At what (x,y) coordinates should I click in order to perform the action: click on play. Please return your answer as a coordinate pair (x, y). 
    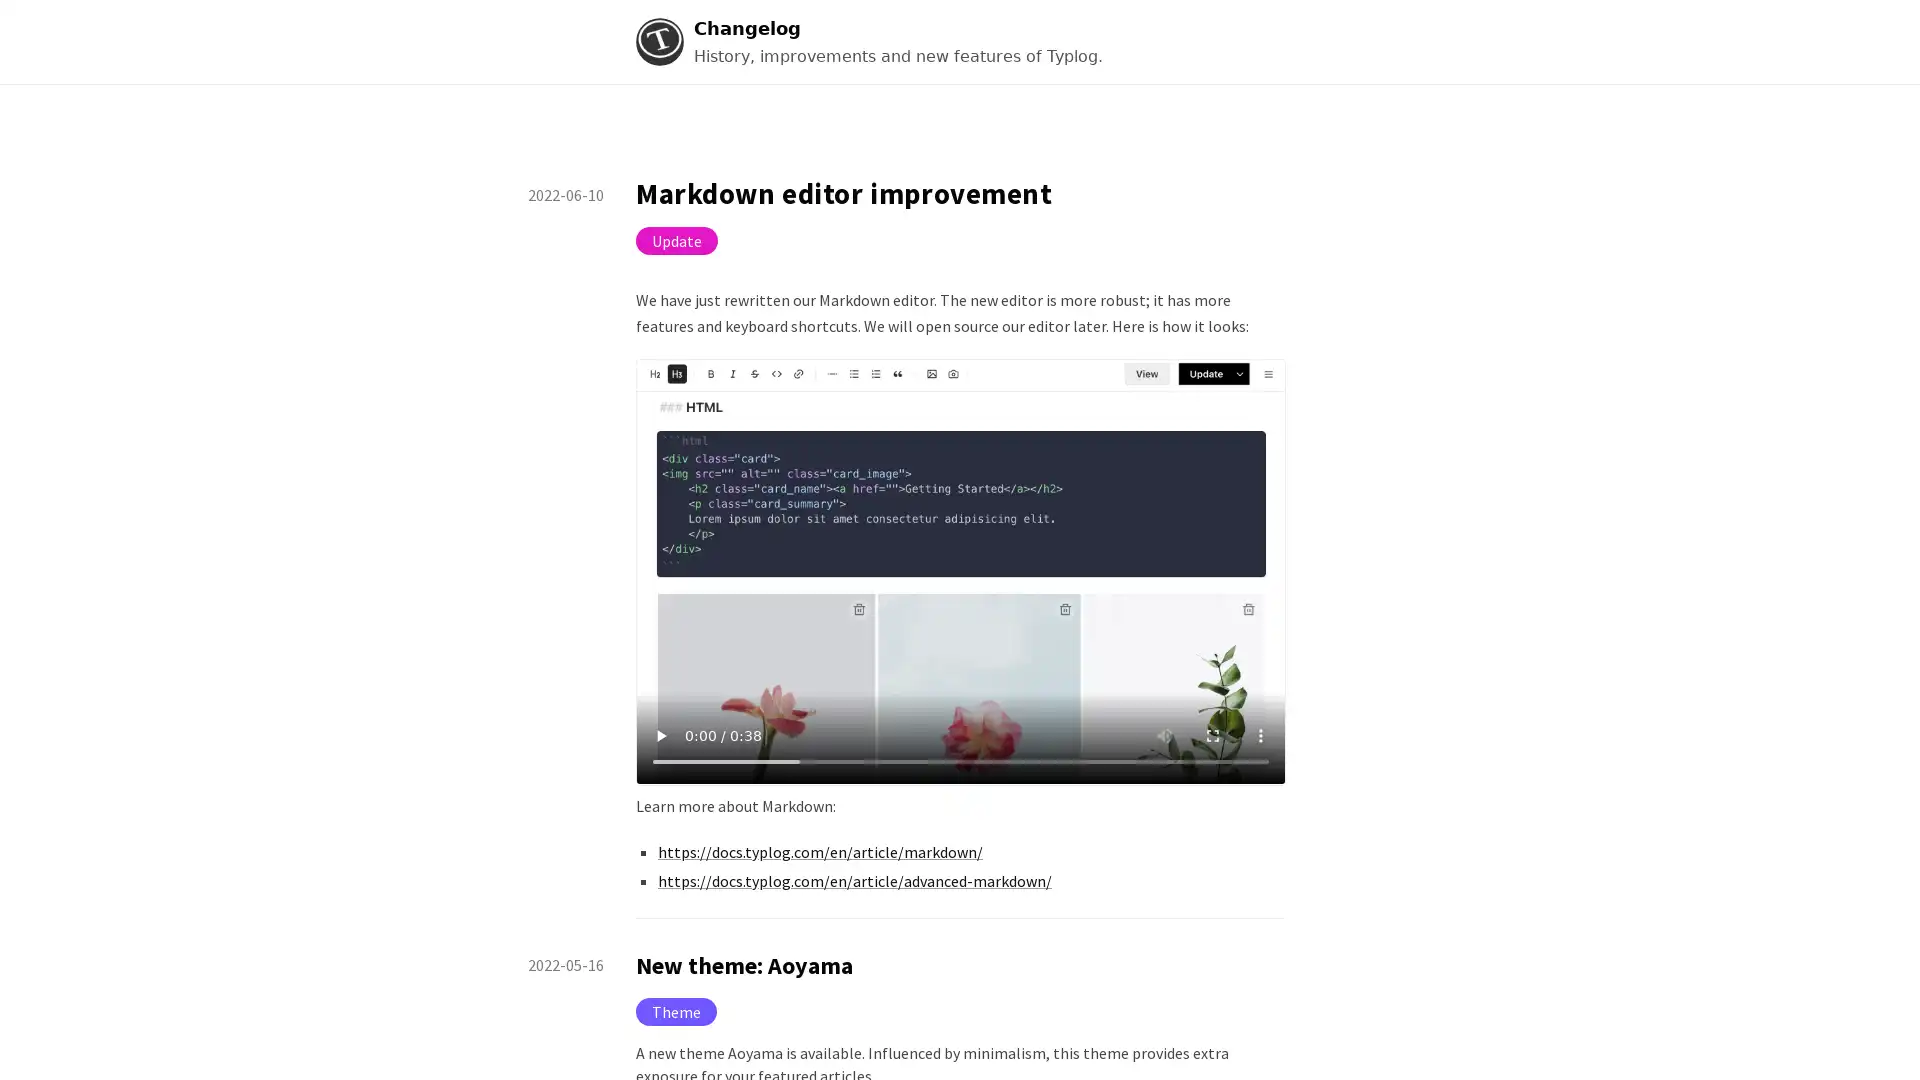
    Looking at the image, I should click on (661, 736).